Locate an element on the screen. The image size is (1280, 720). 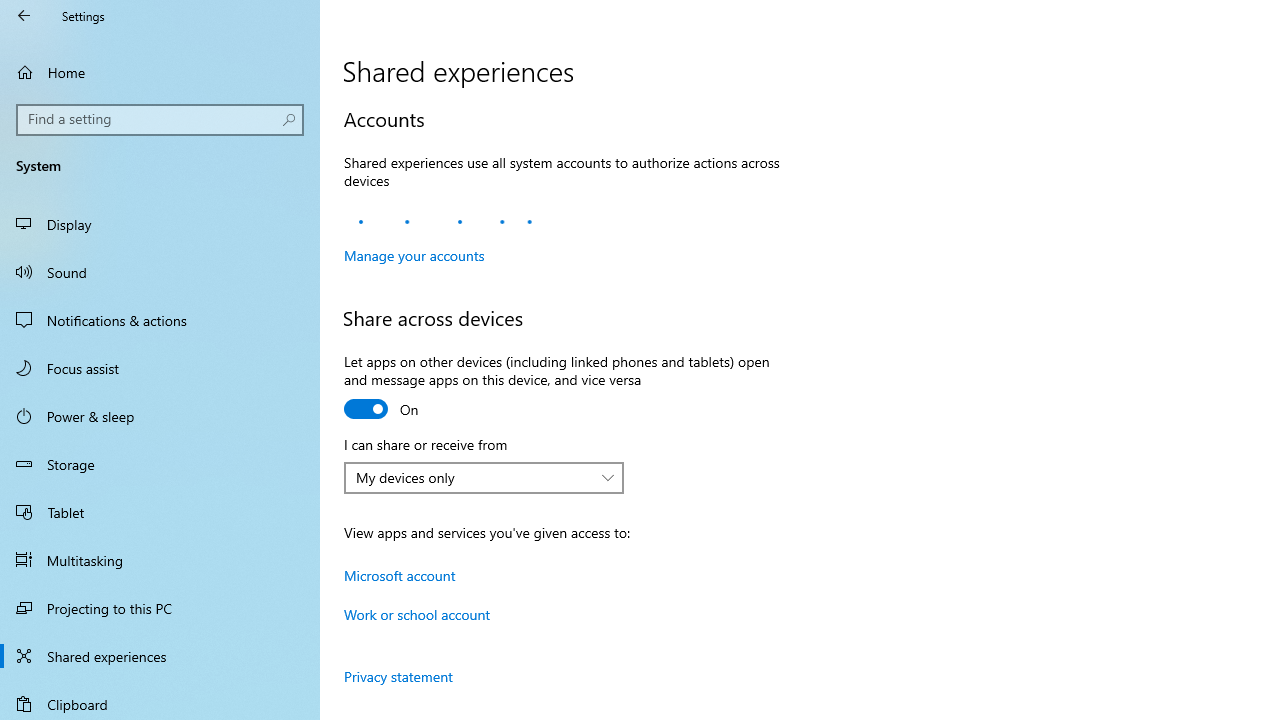
'Microsoft account' is located at coordinates (400, 575).